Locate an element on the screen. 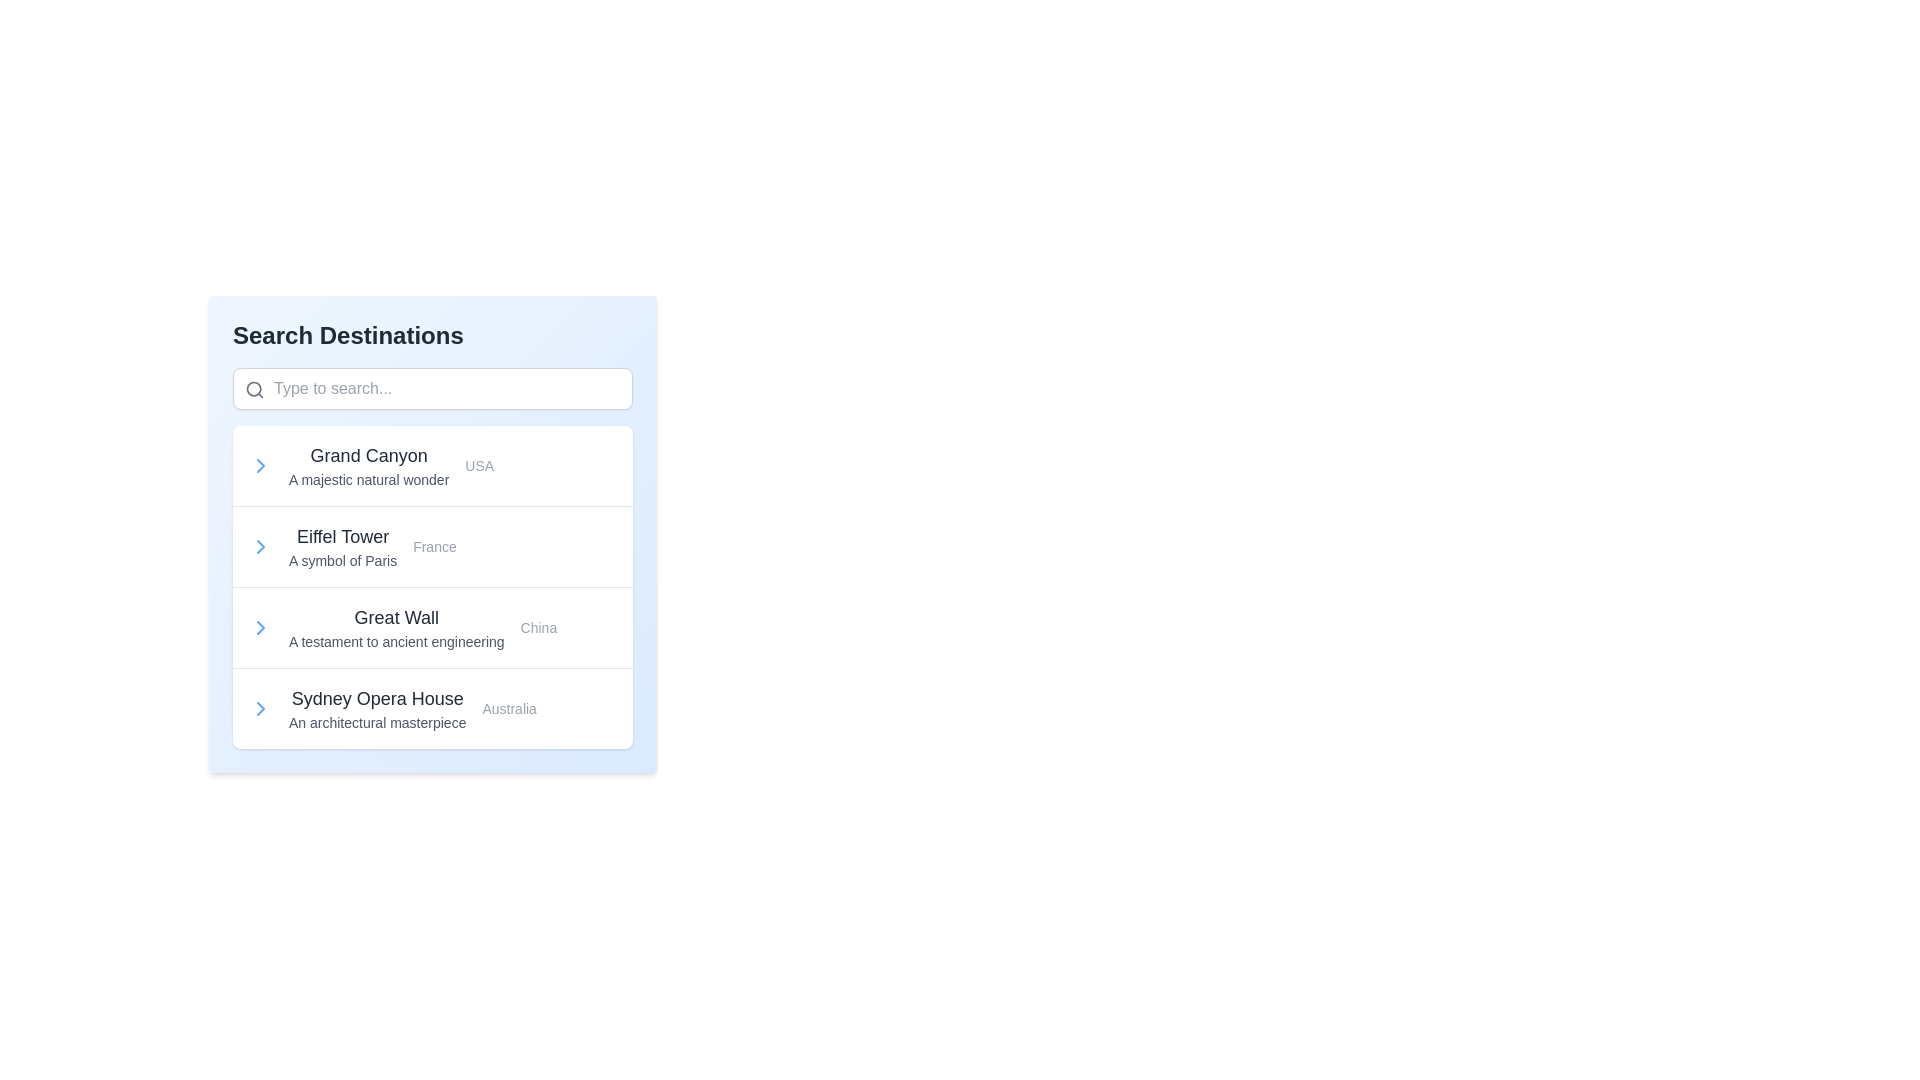 The height and width of the screenshot is (1080, 1920). the SVG Circle Element that resembles a lens of a magnifying glass in the search icon, located at the top-left corner of the input field under the 'Search Destinations' heading is located at coordinates (253, 389).